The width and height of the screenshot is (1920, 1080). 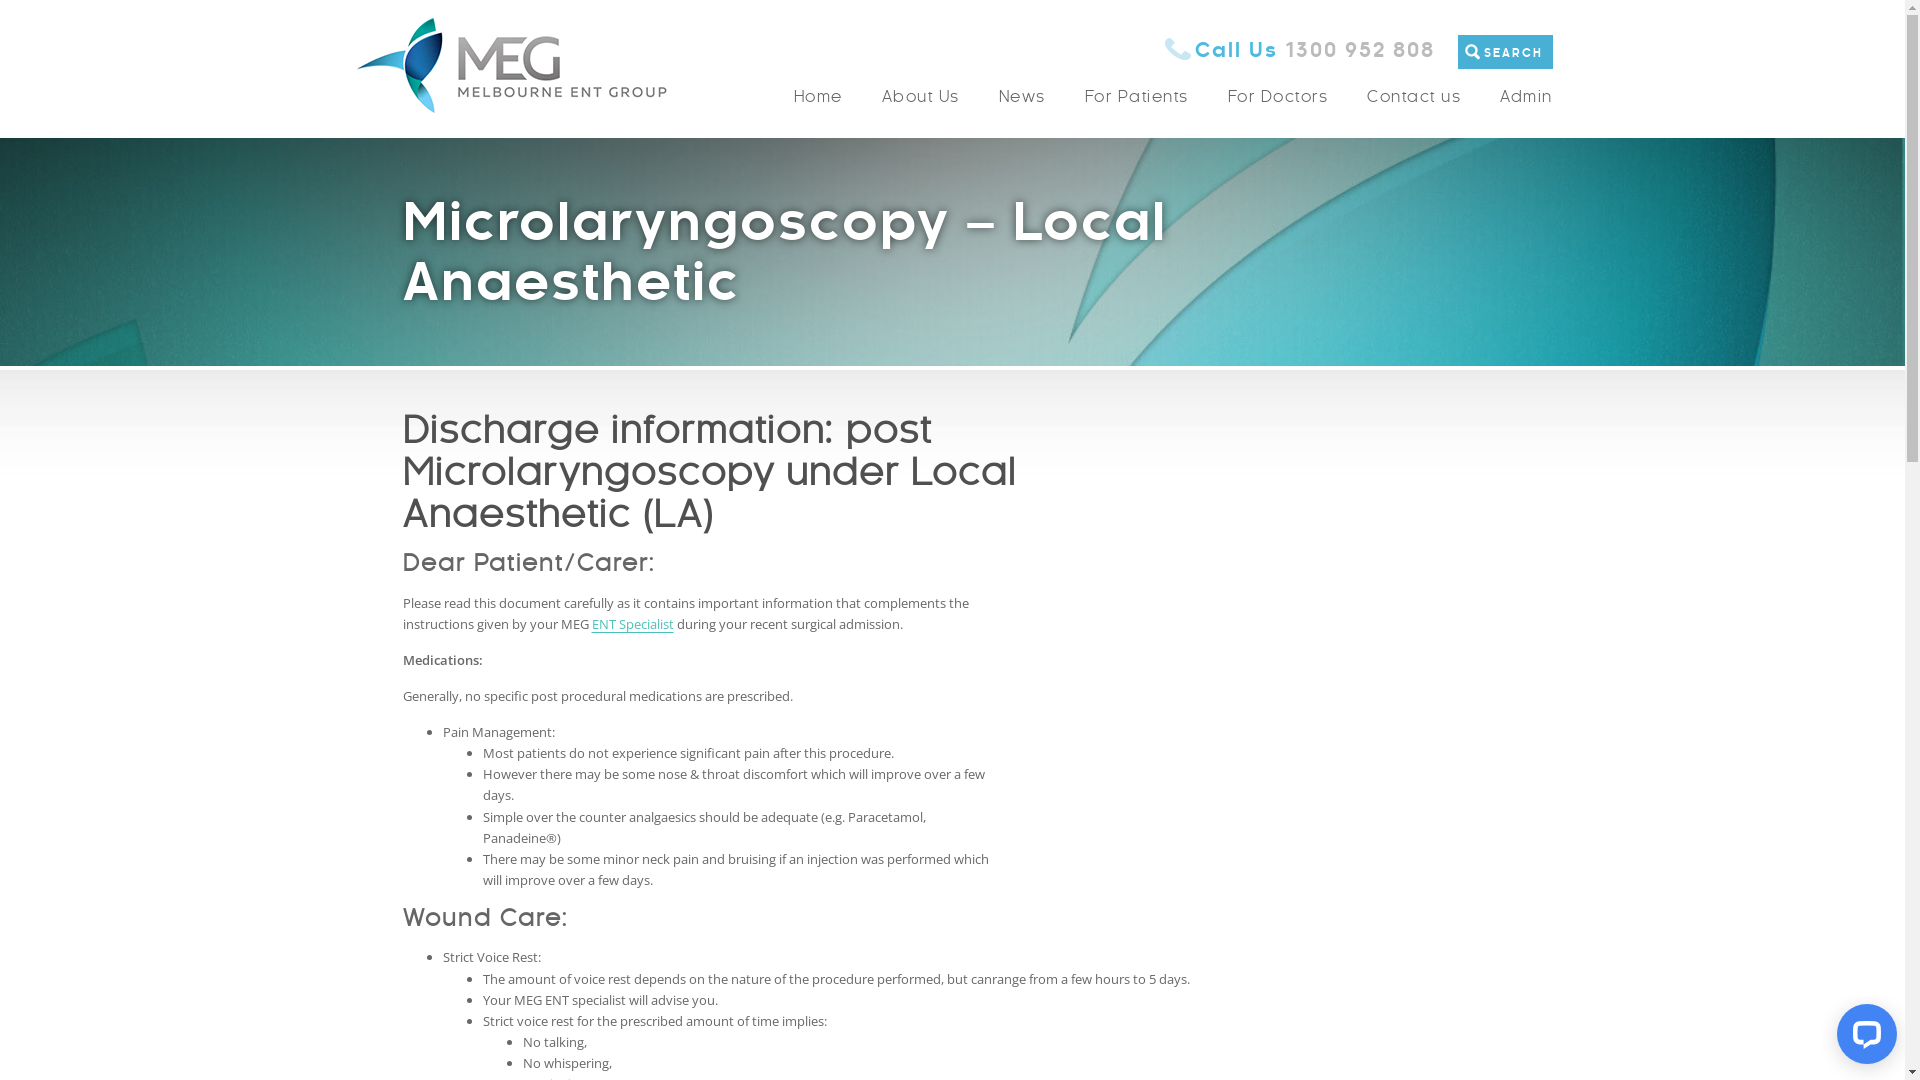 What do you see at coordinates (1277, 97) in the screenshot?
I see `'For Doctors'` at bounding box center [1277, 97].